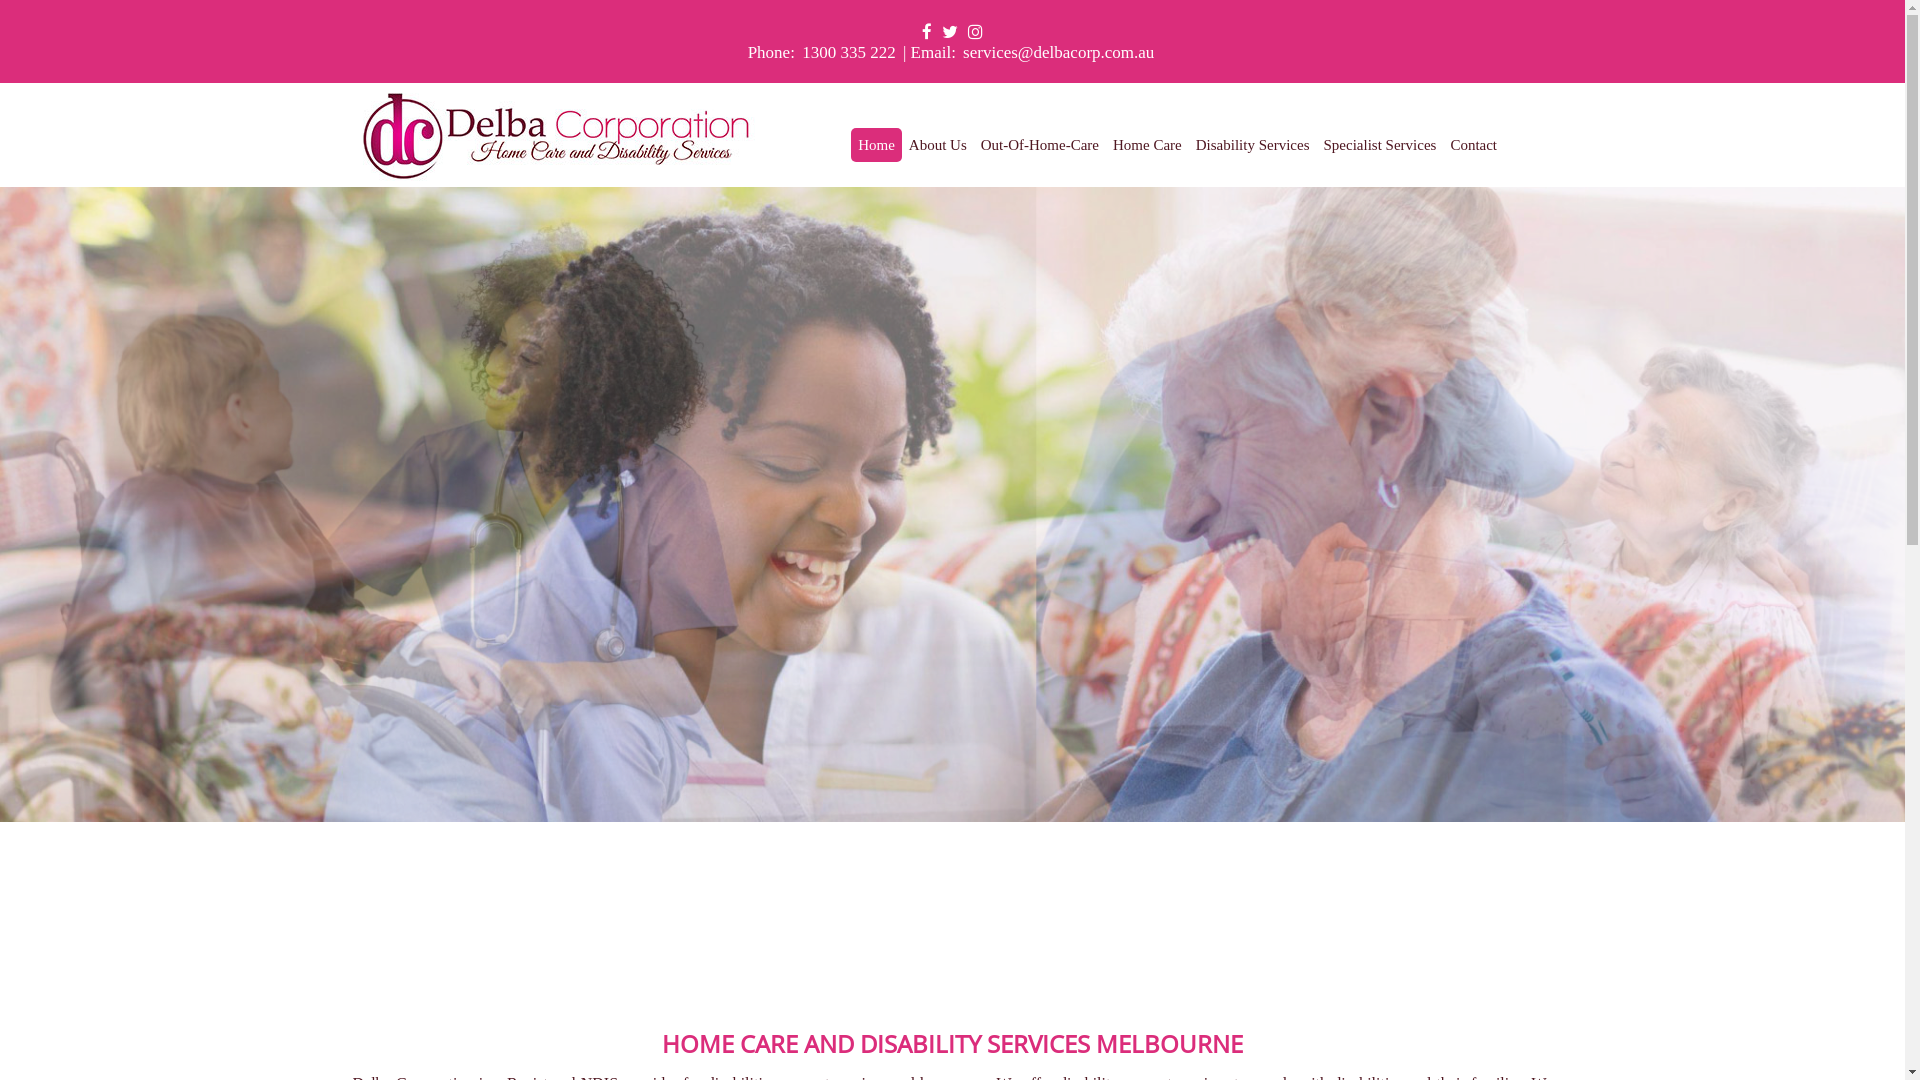 This screenshot has width=1920, height=1080. What do you see at coordinates (876, 144) in the screenshot?
I see `'Home'` at bounding box center [876, 144].